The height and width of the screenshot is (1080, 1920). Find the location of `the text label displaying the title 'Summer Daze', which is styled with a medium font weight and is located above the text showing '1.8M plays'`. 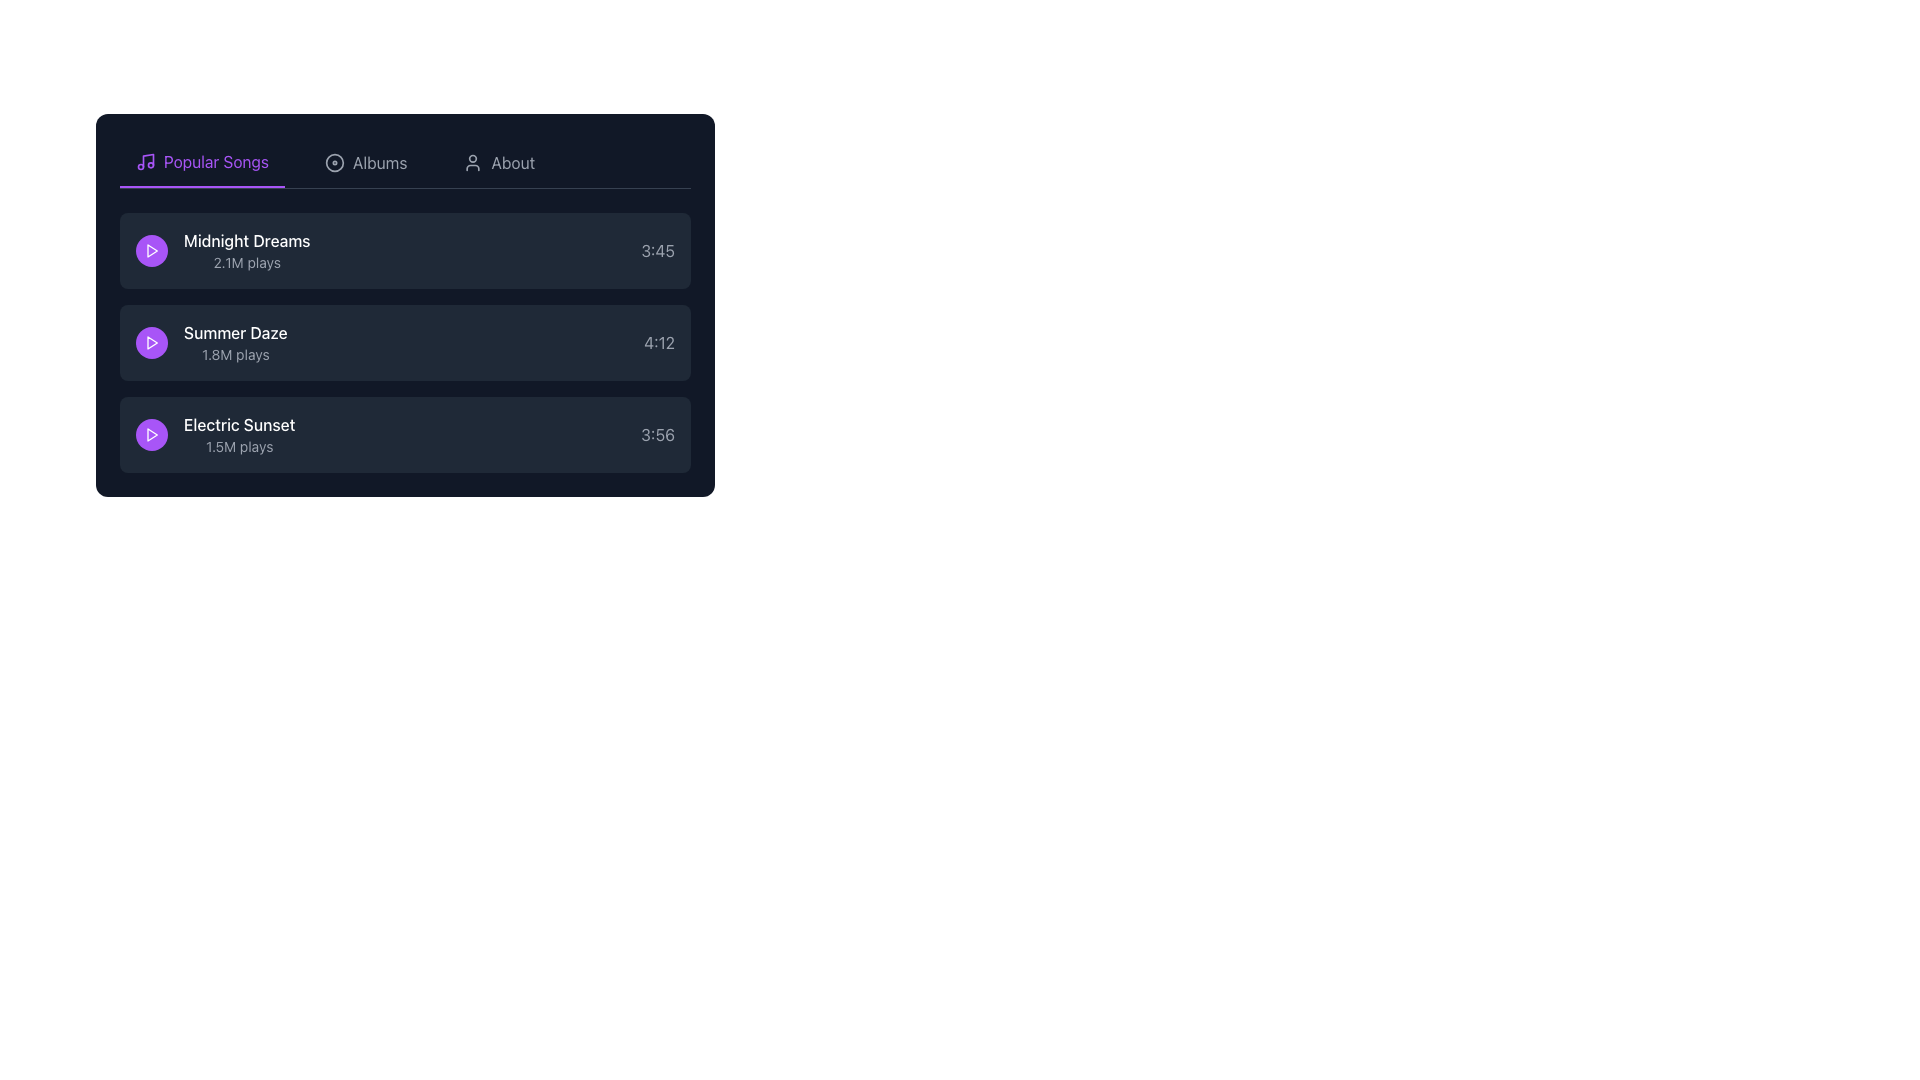

the text label displaying the title 'Summer Daze', which is styled with a medium font weight and is located above the text showing '1.8M plays' is located at coordinates (235, 331).